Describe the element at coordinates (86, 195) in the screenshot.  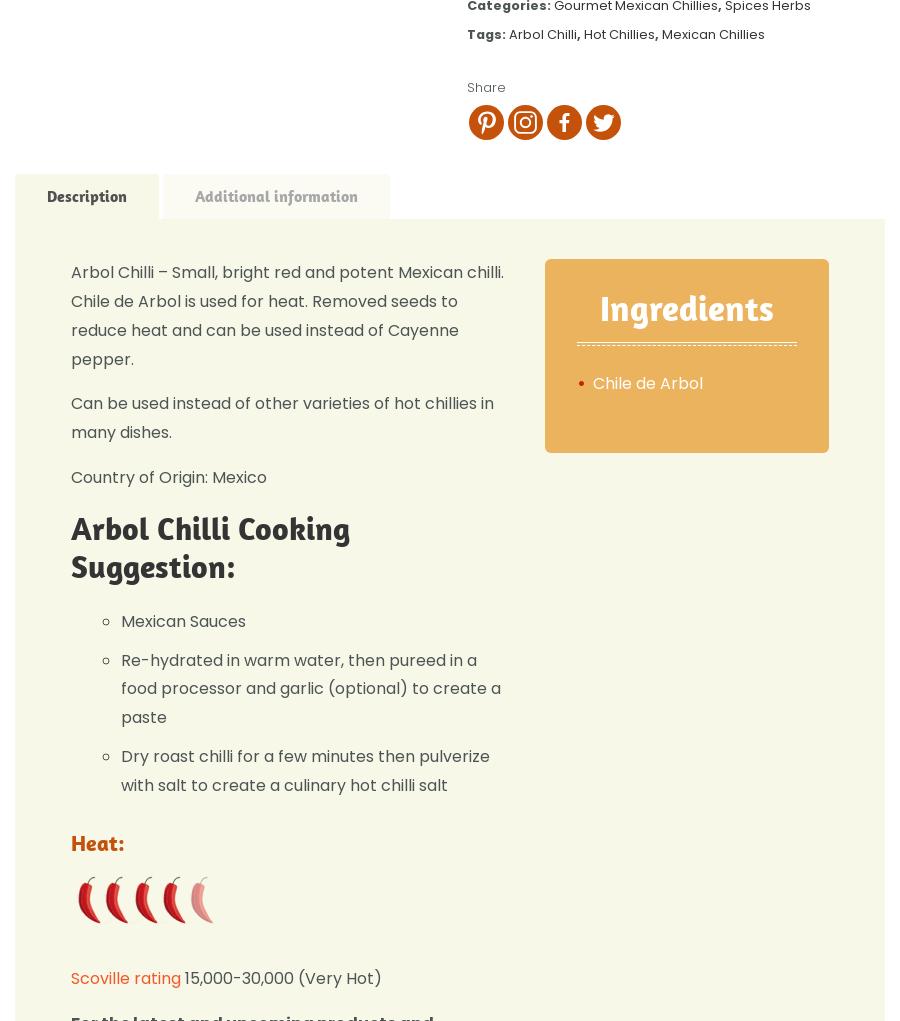
I see `'Description'` at that location.